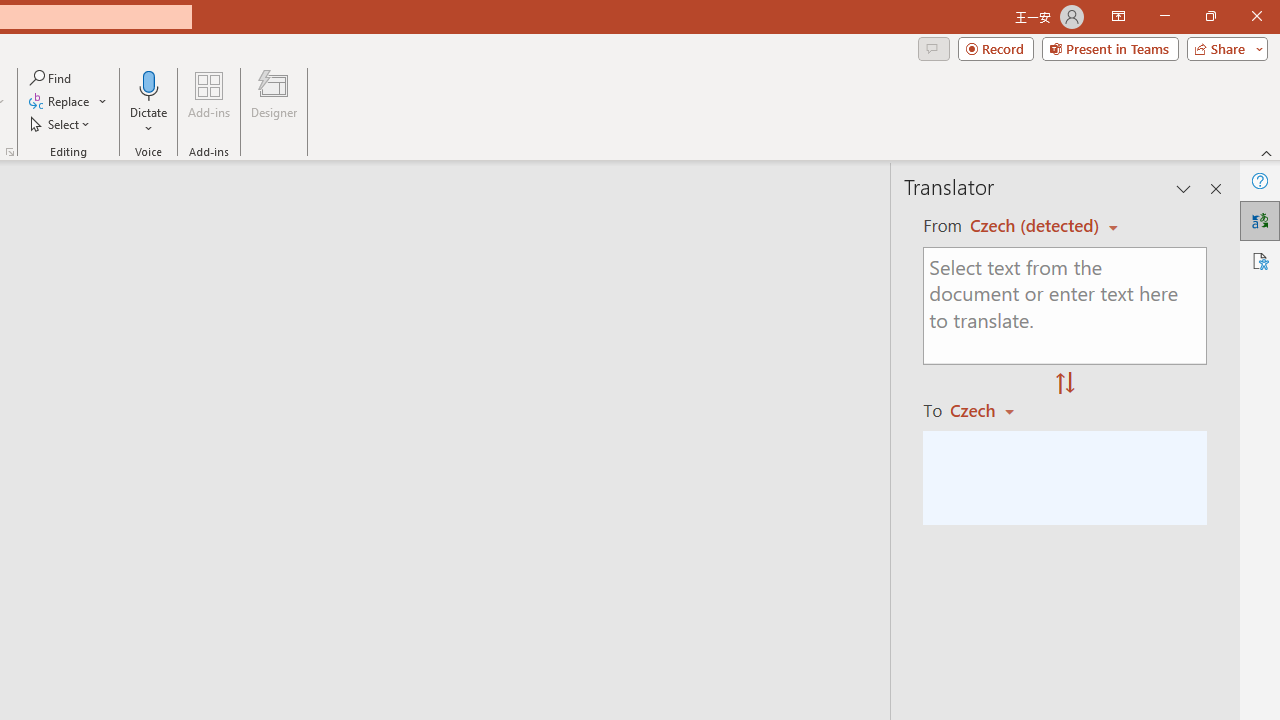  What do you see at coordinates (1259, 181) in the screenshot?
I see `'Help'` at bounding box center [1259, 181].